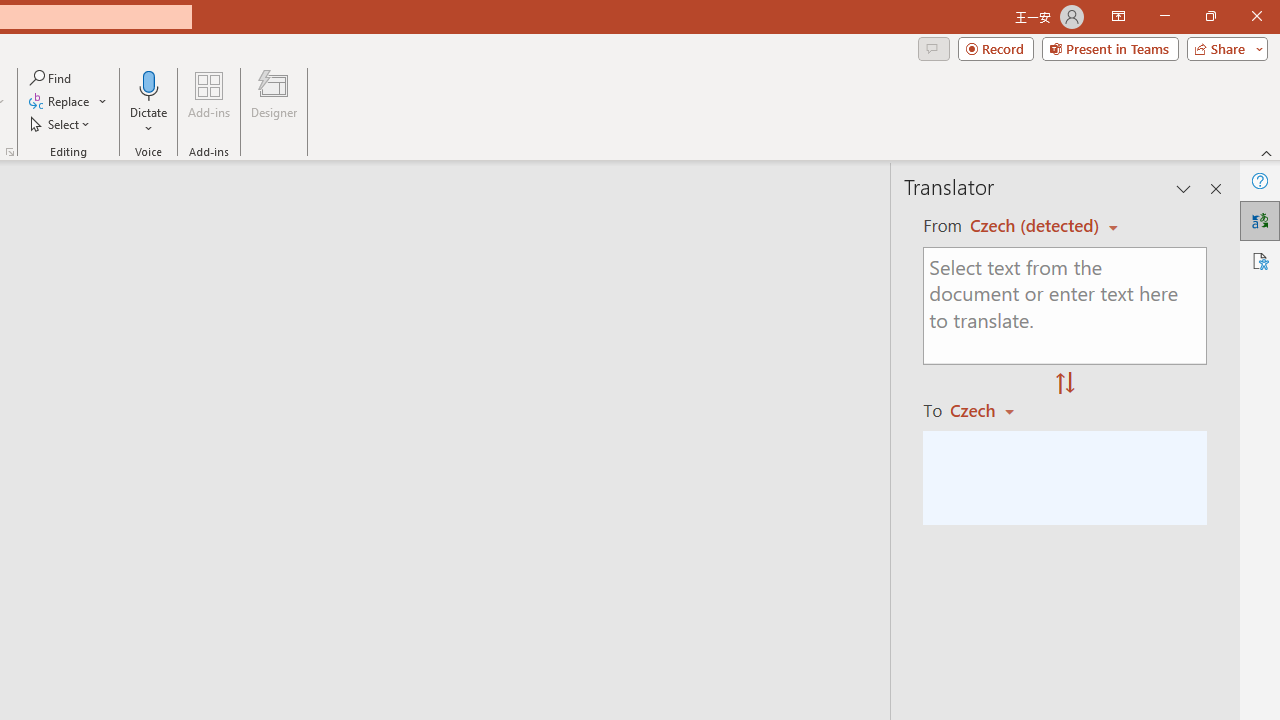  What do you see at coordinates (1259, 181) in the screenshot?
I see `'Help'` at bounding box center [1259, 181].